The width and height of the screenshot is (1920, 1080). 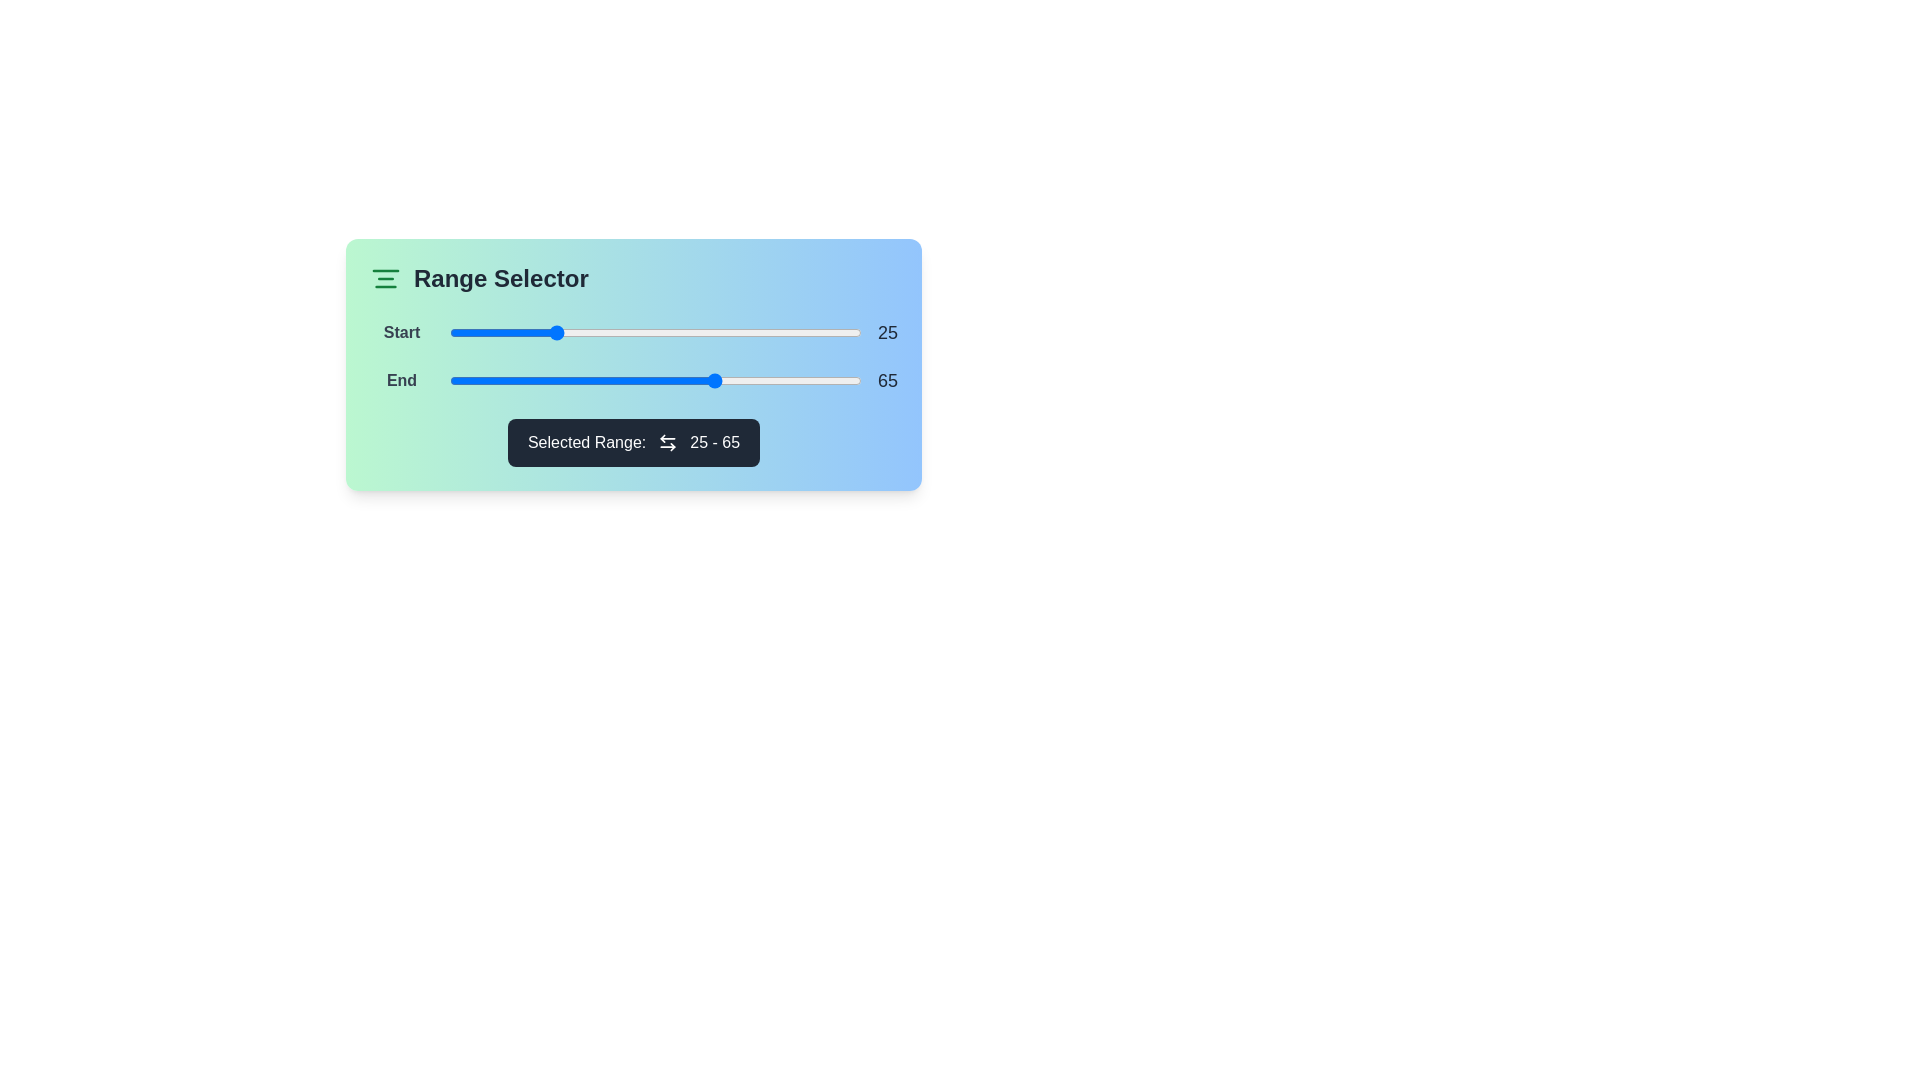 I want to click on the end range slider to 91 by dragging it to the desired position, so click(x=824, y=381).